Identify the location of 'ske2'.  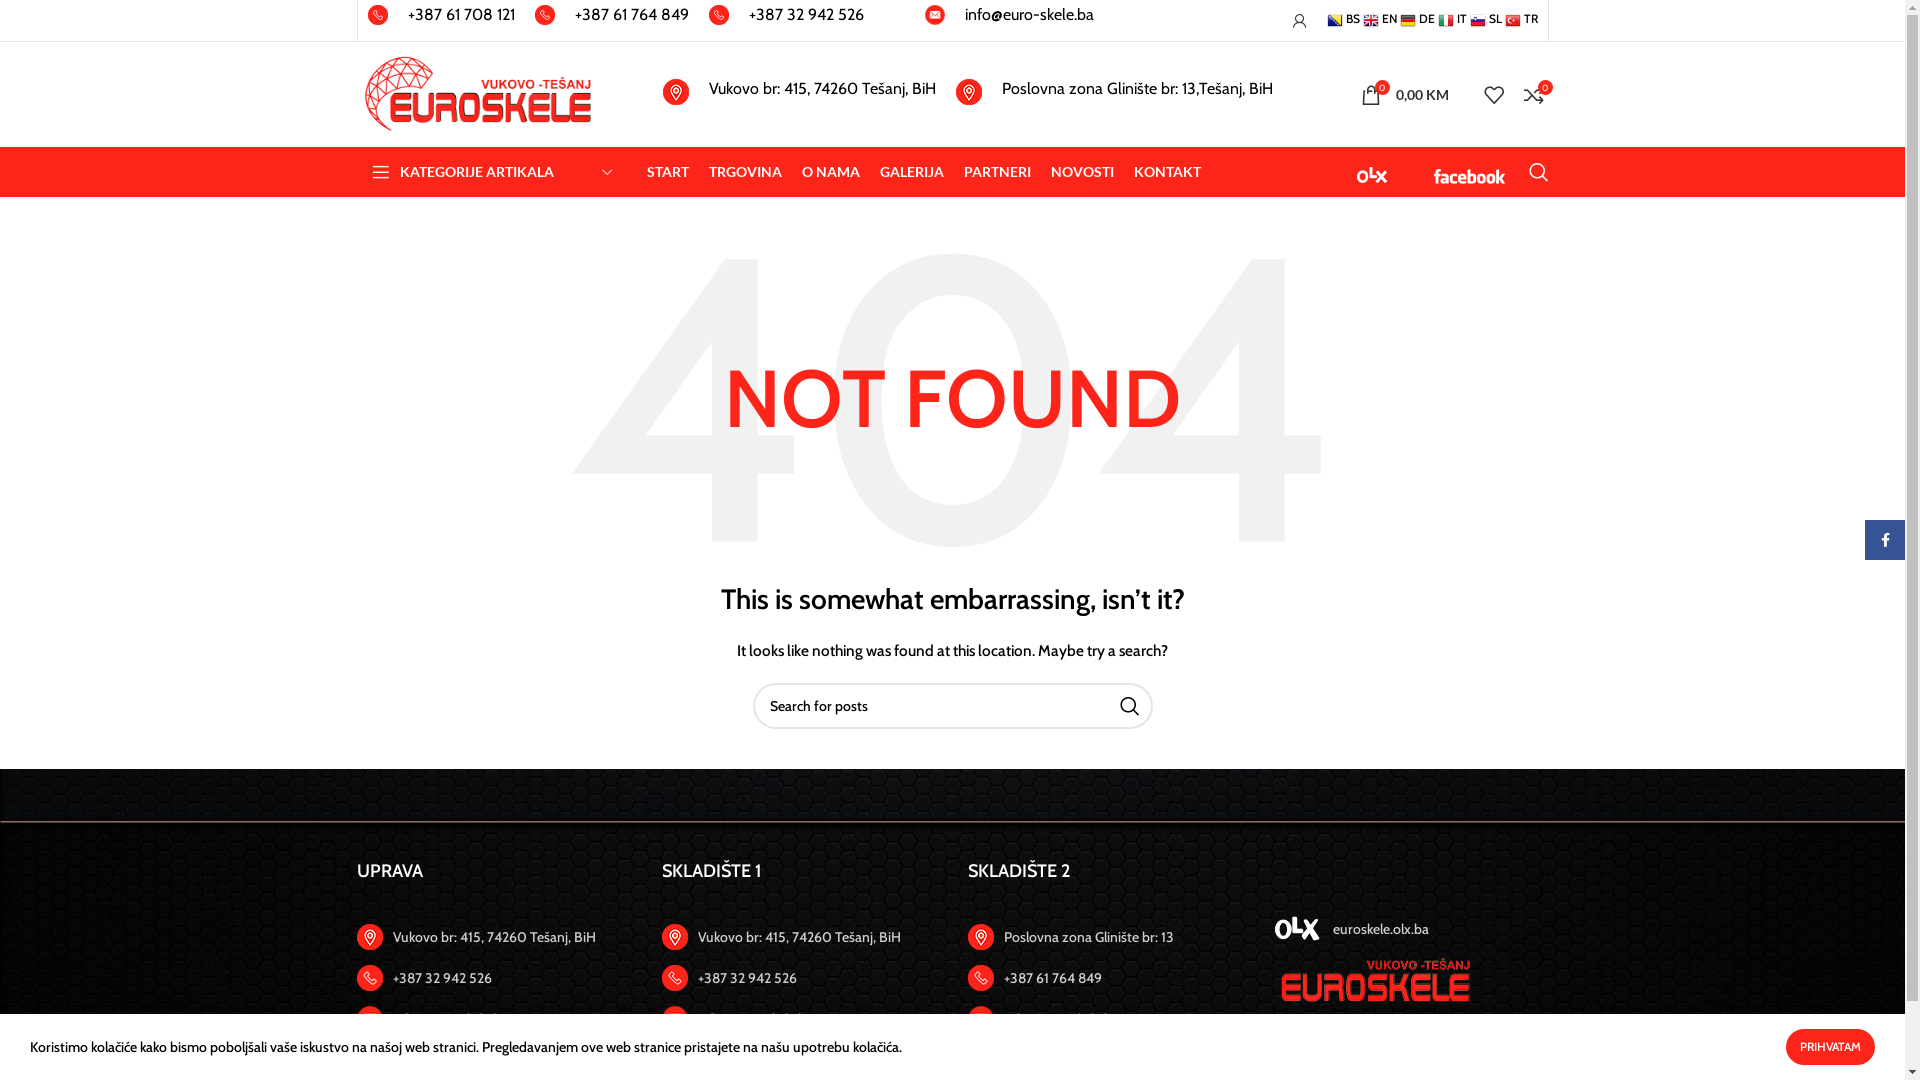
(1372, 980).